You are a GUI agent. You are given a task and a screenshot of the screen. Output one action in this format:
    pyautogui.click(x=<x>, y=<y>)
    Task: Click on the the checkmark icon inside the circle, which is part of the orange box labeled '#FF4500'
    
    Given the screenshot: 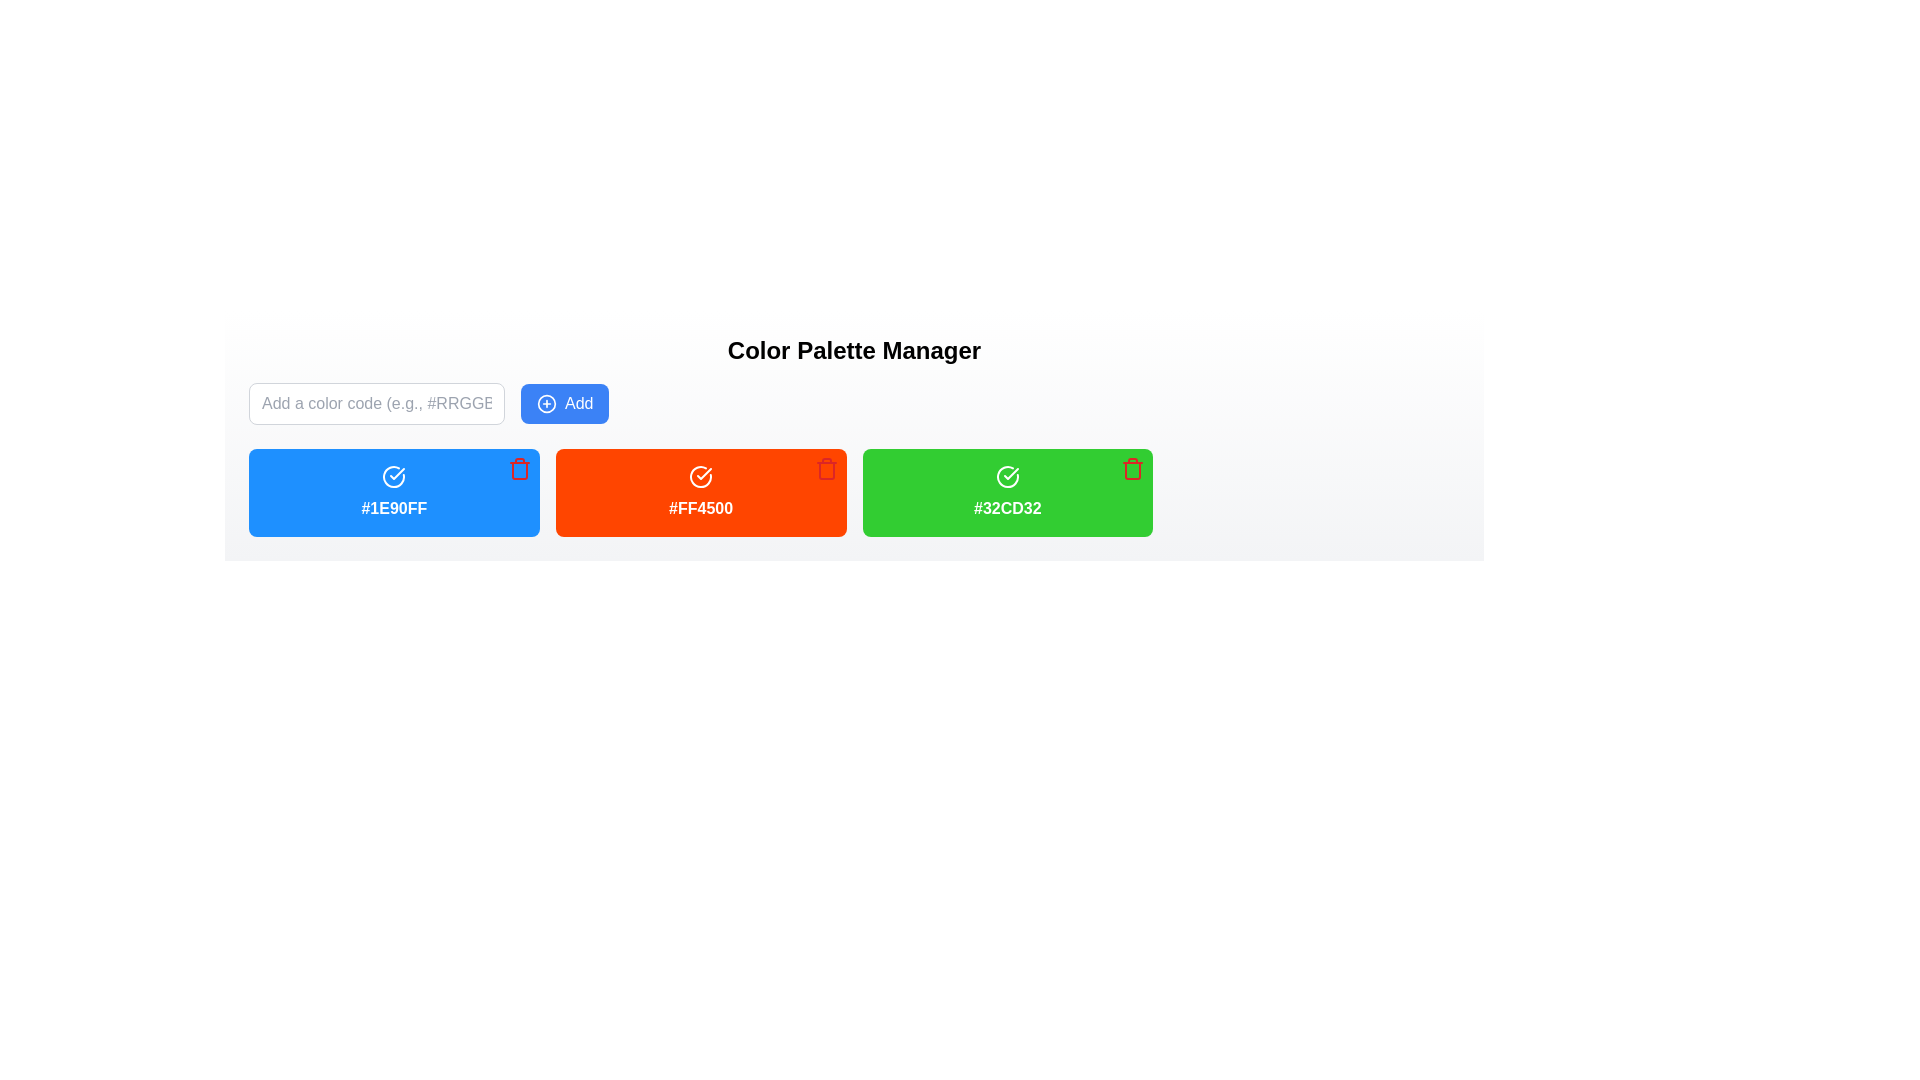 What is the action you would take?
    pyautogui.click(x=704, y=474)
    